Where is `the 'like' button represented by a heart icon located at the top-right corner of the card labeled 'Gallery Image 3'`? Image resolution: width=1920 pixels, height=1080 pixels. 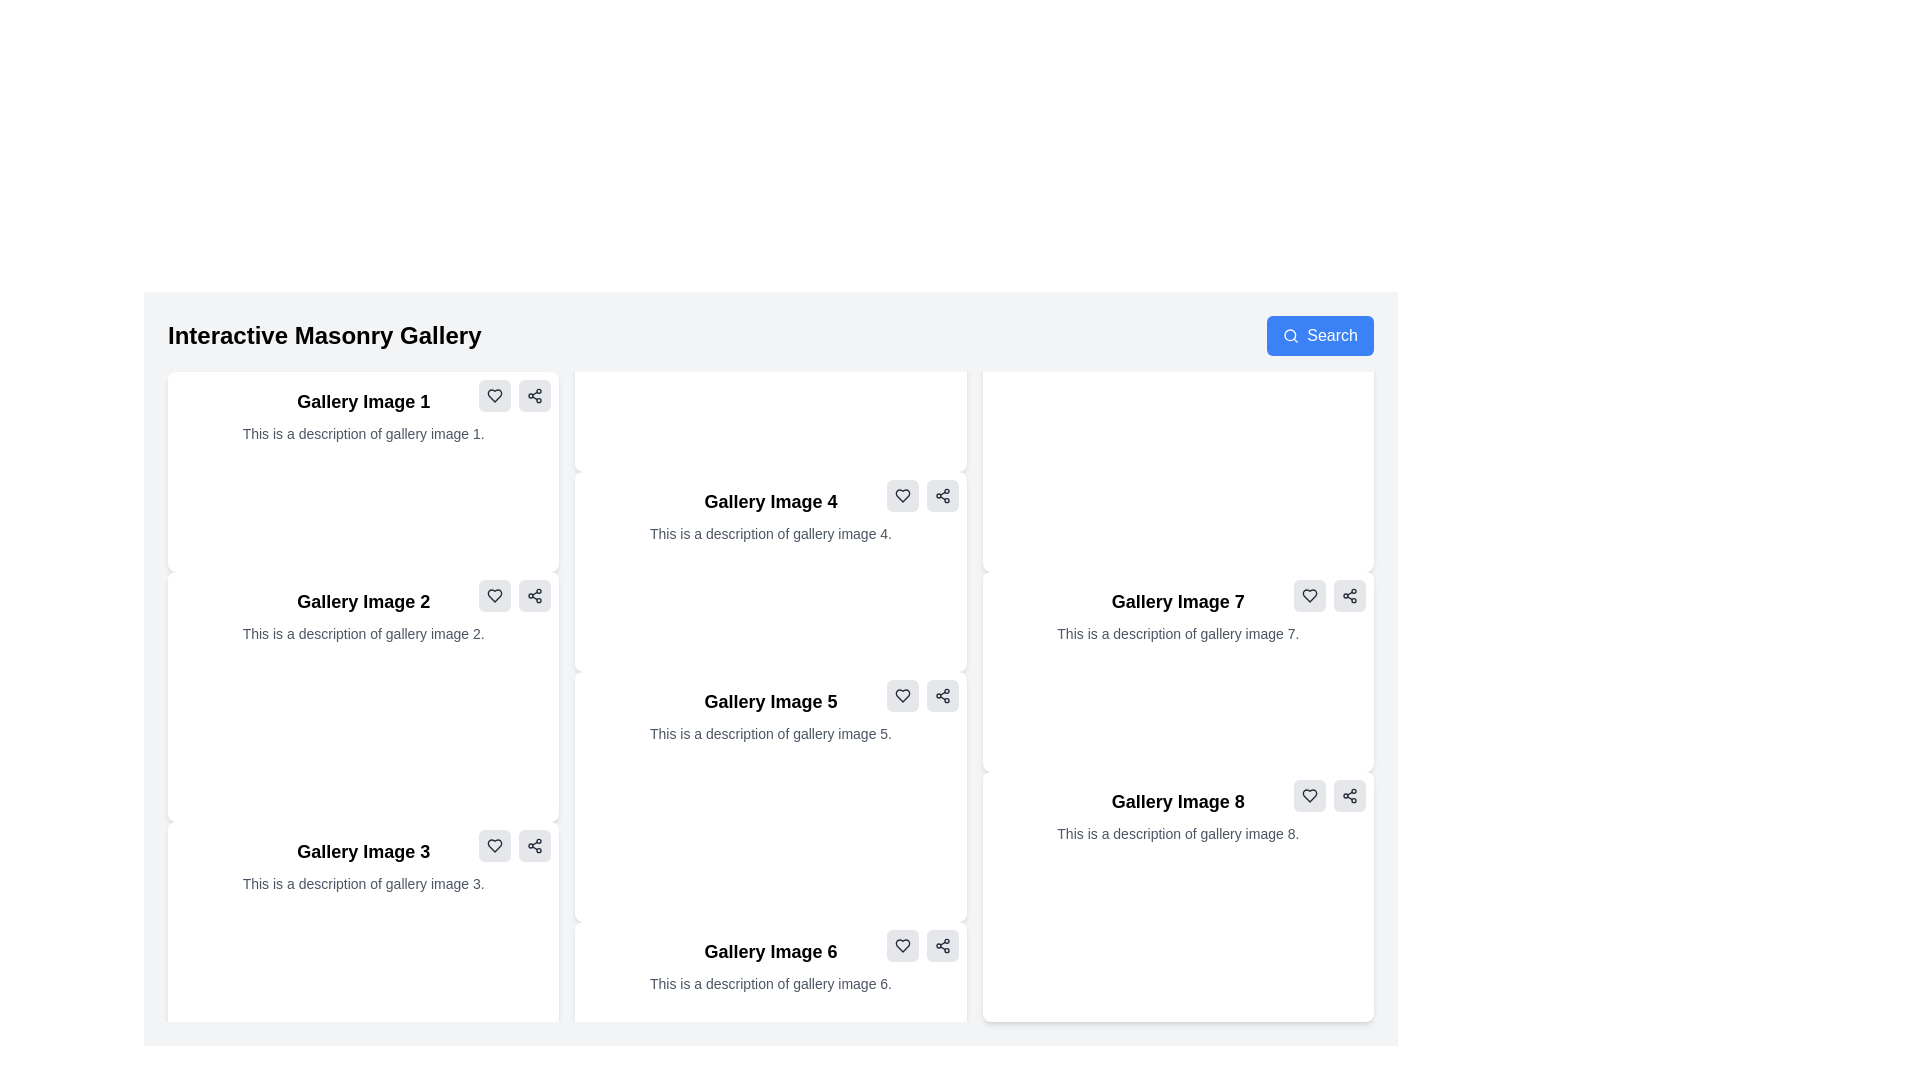 the 'like' button represented by a heart icon located at the top-right corner of the card labeled 'Gallery Image 3' is located at coordinates (495, 845).